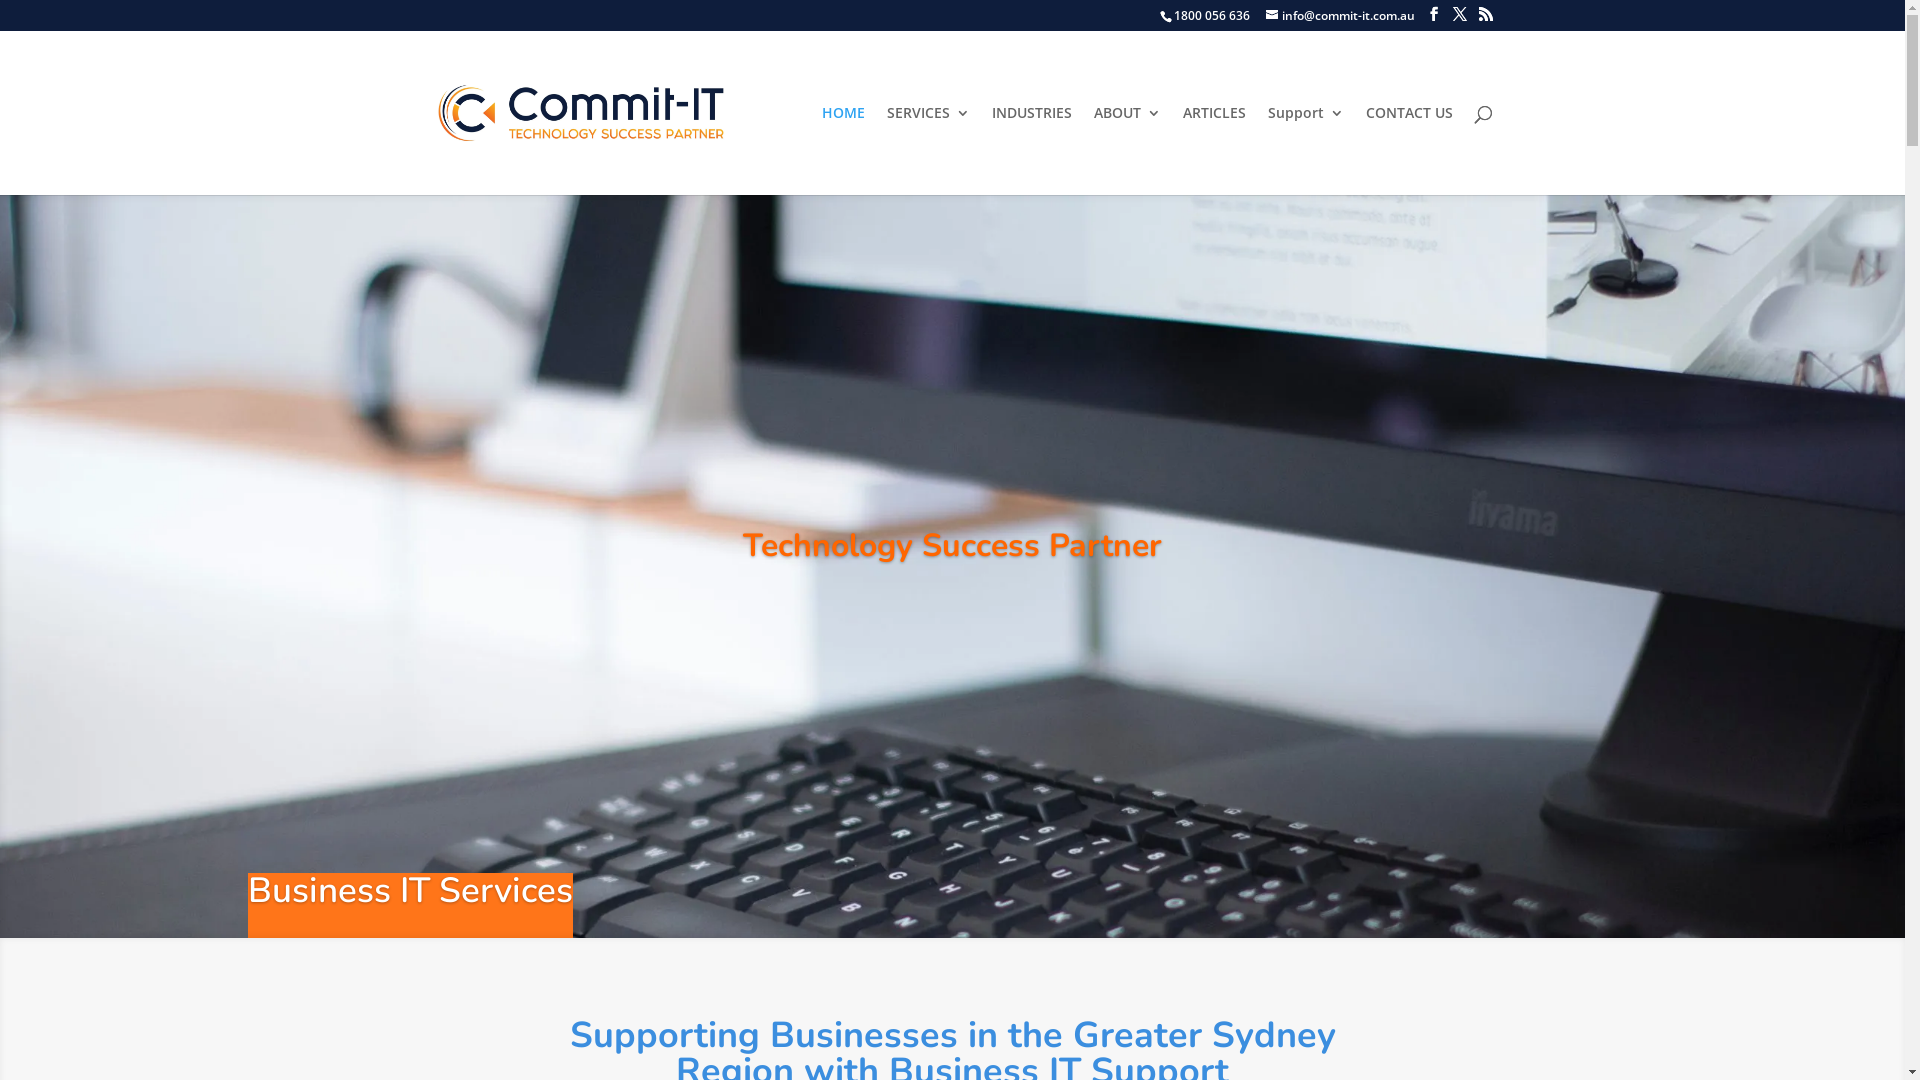 The height and width of the screenshot is (1080, 1920). I want to click on 'CONTACT US', so click(1365, 149).